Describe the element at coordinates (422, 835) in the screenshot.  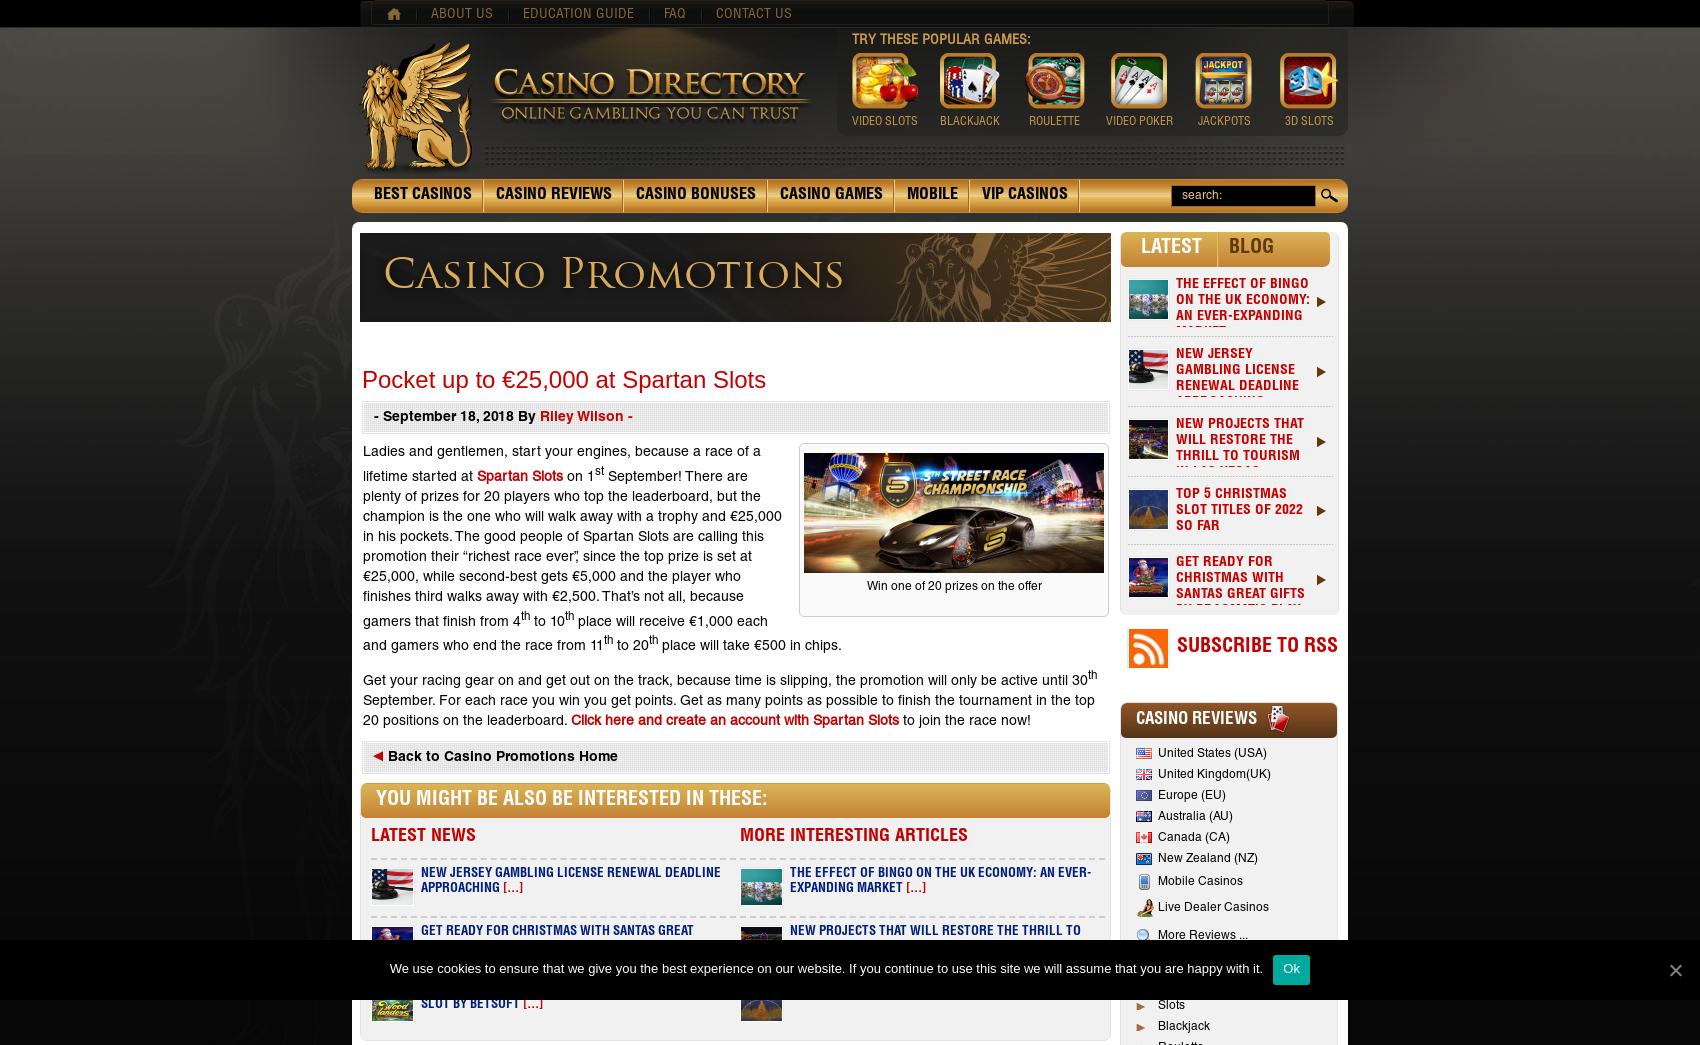
I see `'LATEST NEWS'` at that location.